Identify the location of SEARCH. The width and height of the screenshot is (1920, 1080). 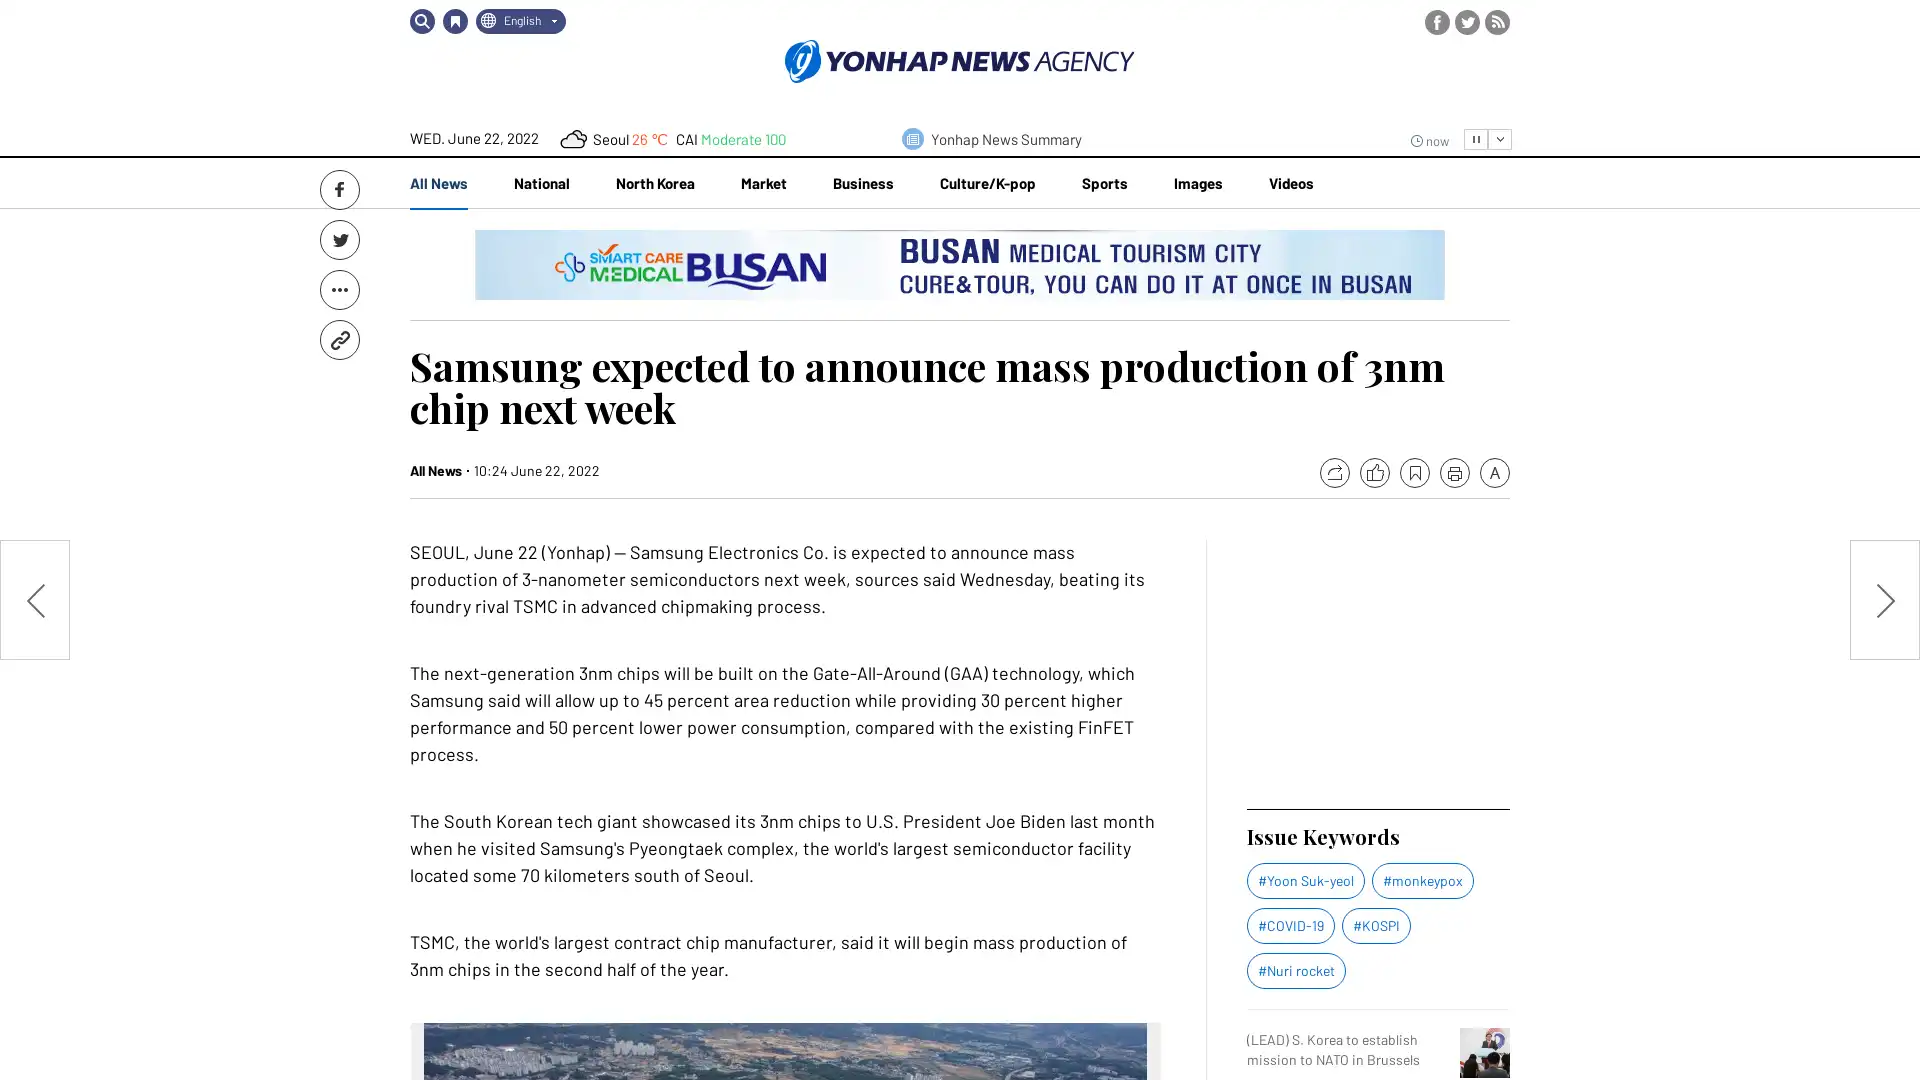
(421, 21).